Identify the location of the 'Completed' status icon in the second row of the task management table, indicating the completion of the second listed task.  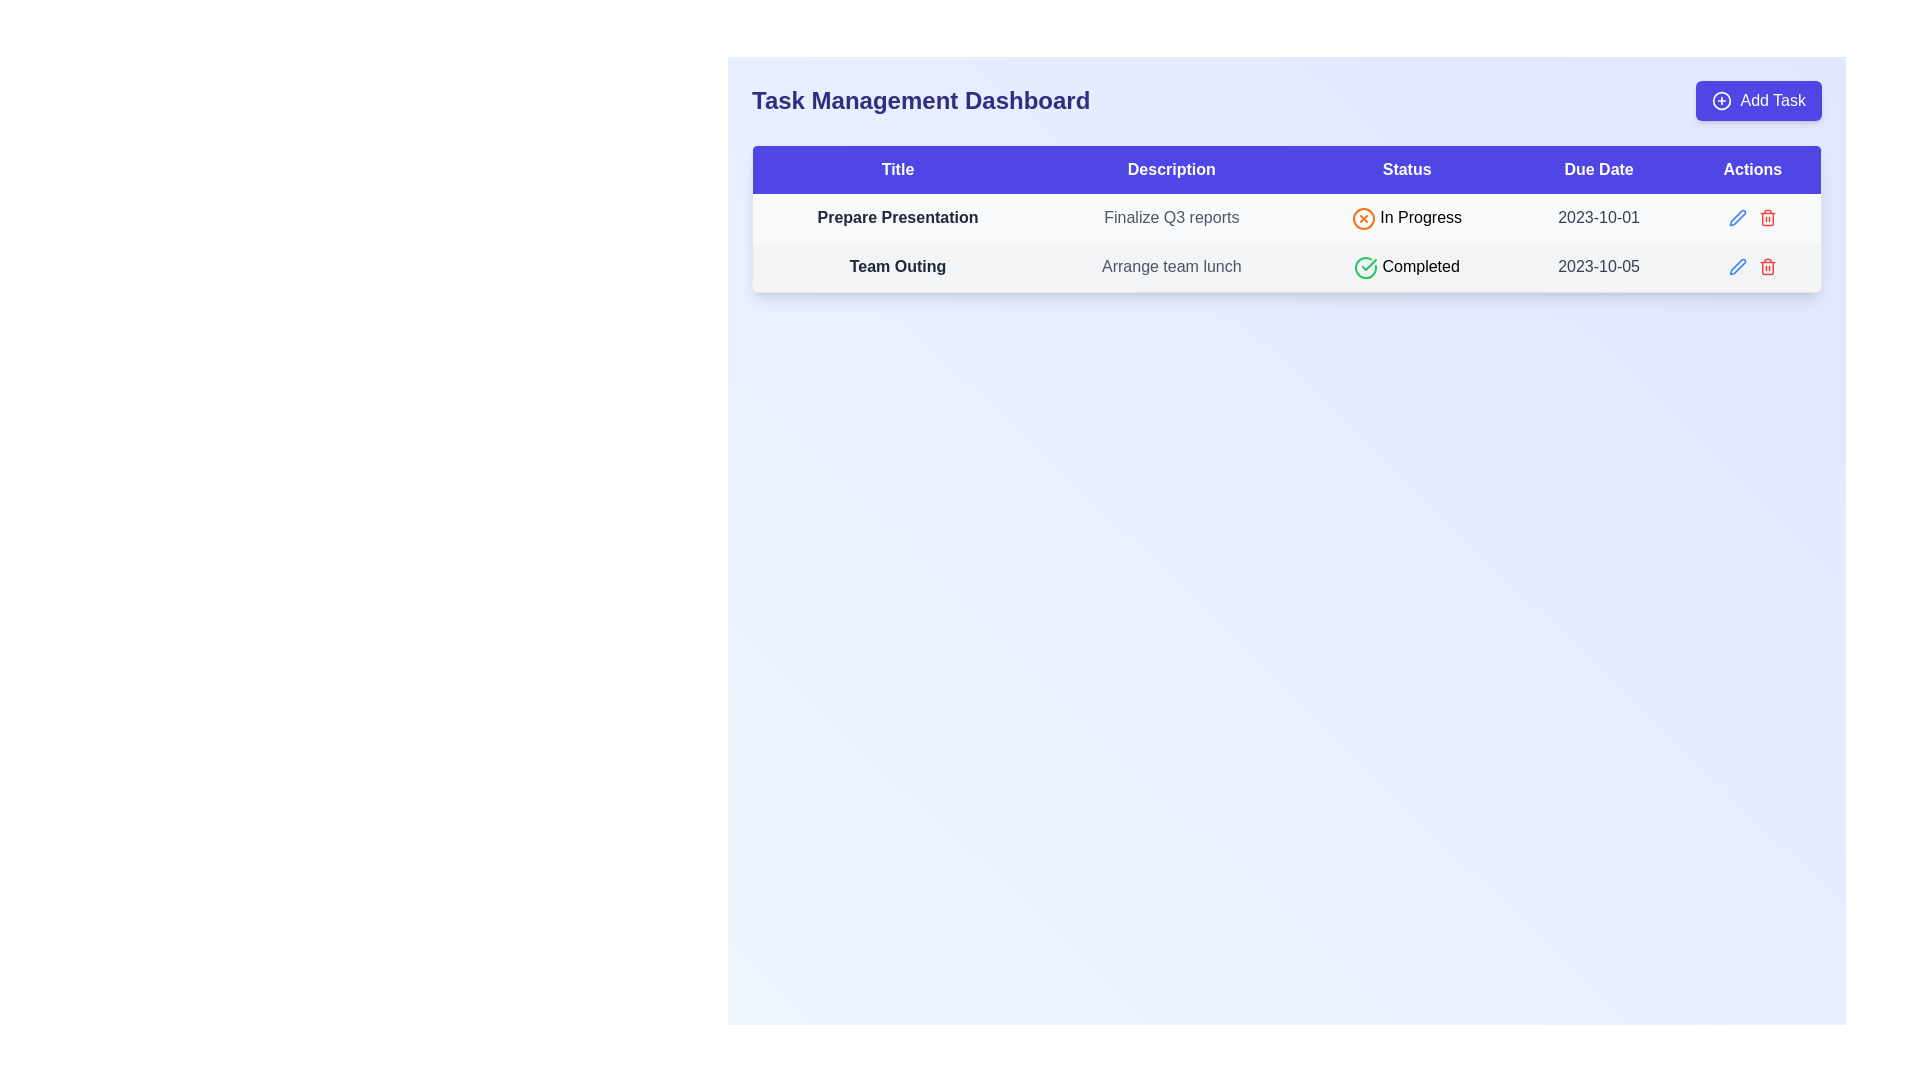
(1368, 263).